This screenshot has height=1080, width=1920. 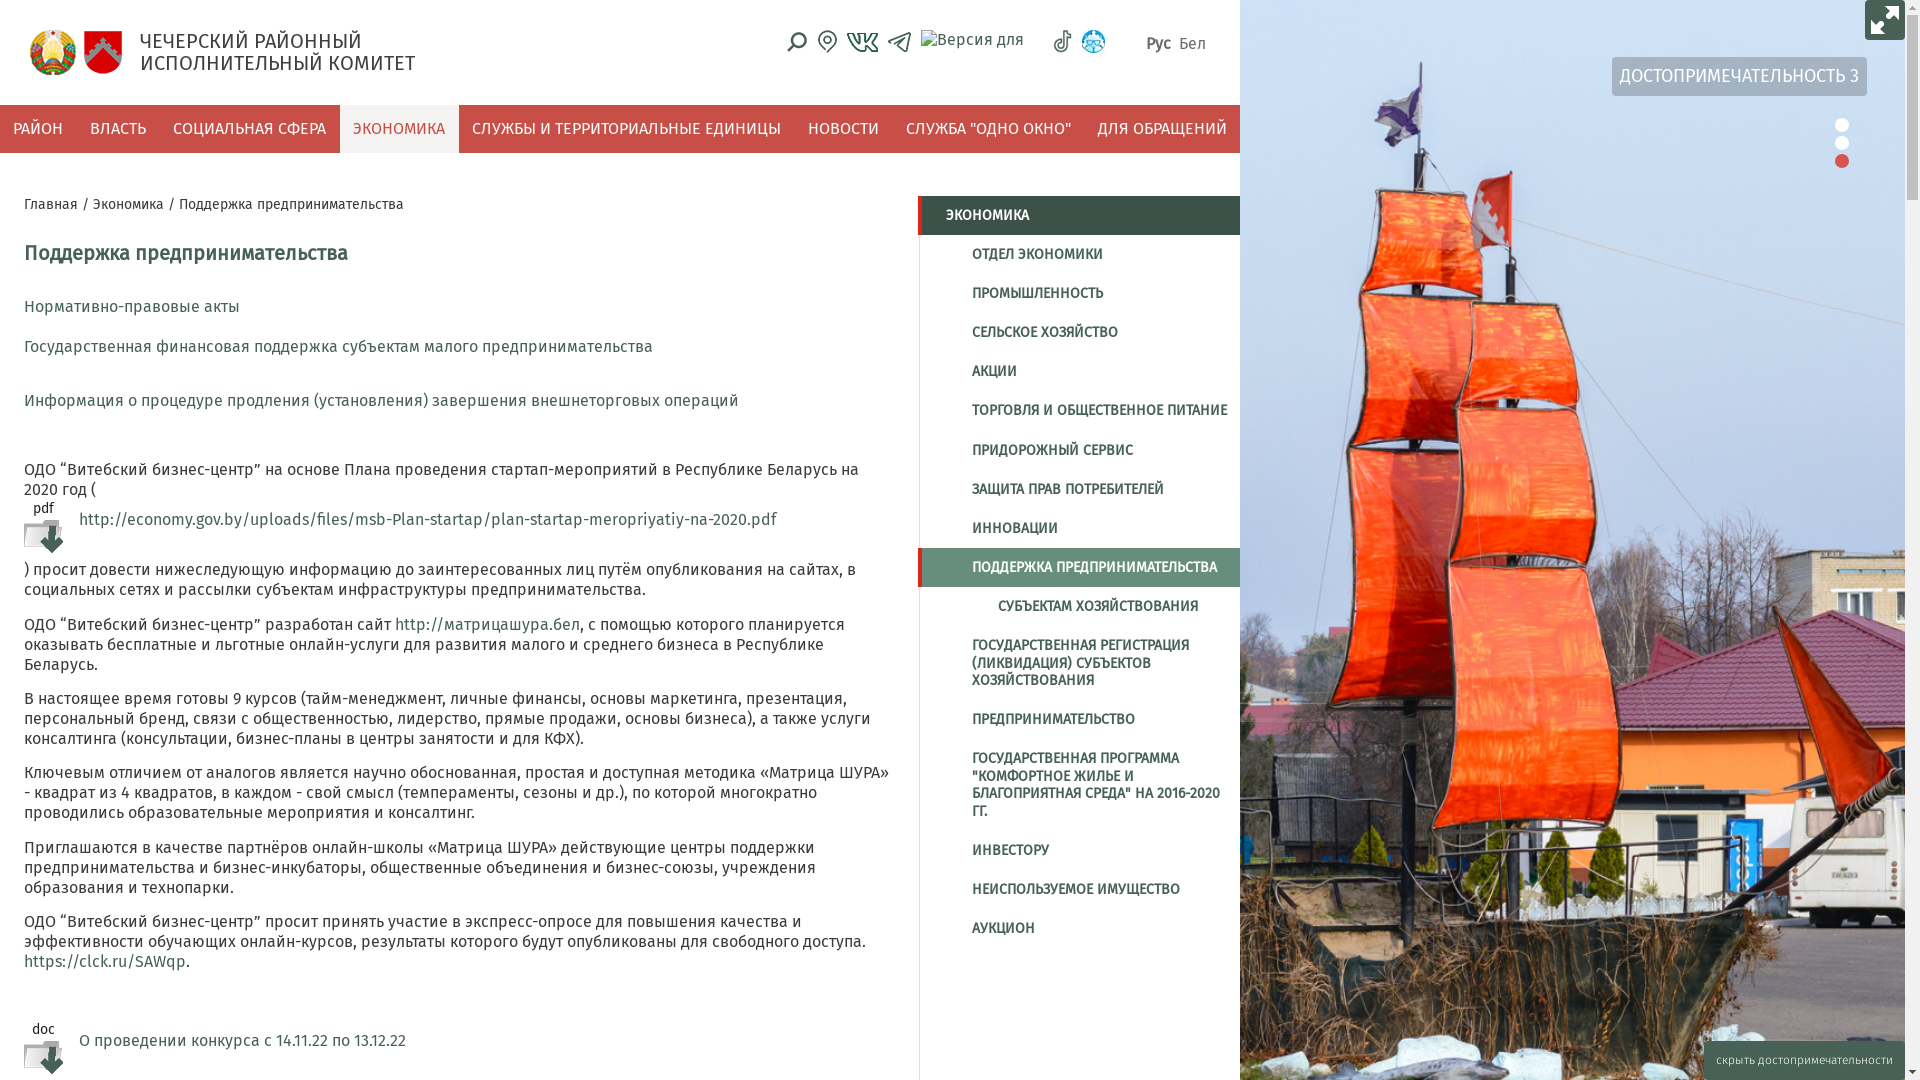 What do you see at coordinates (898, 41) in the screenshot?
I see `'telegram'` at bounding box center [898, 41].